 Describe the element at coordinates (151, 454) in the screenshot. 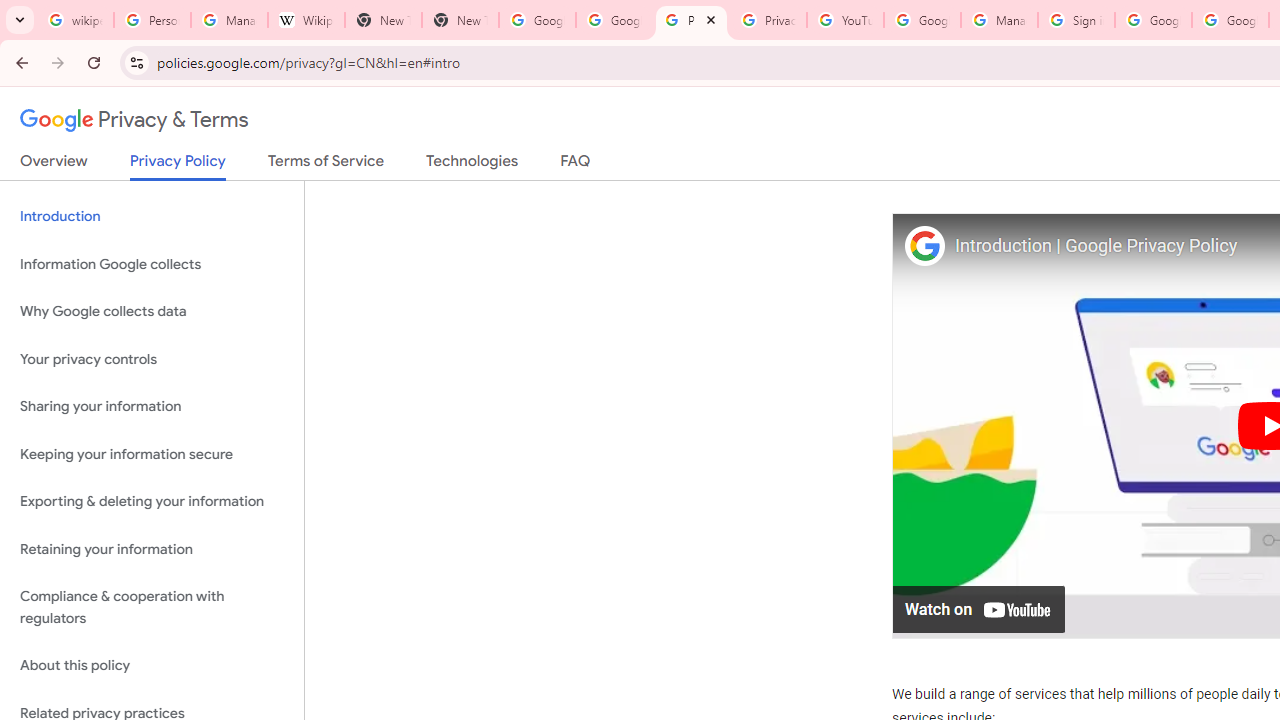

I see `'Keeping your information secure'` at that location.